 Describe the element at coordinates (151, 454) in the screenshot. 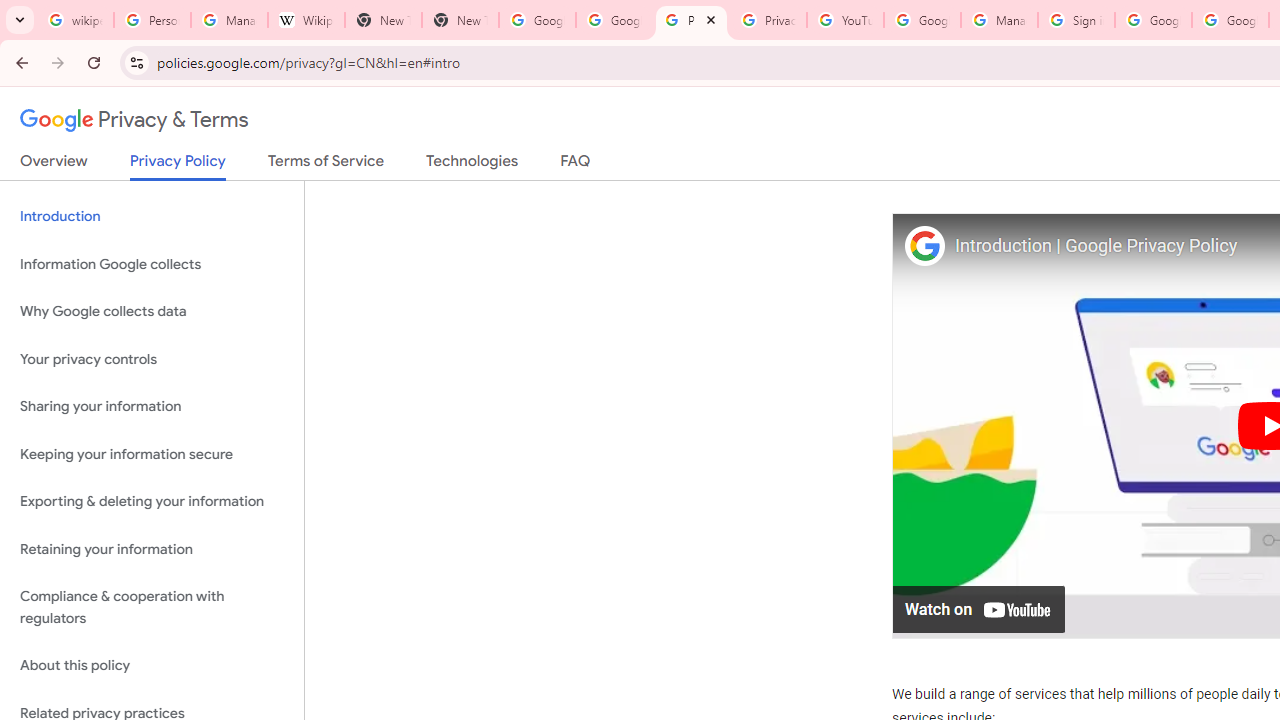

I see `'Keeping your information secure'` at that location.